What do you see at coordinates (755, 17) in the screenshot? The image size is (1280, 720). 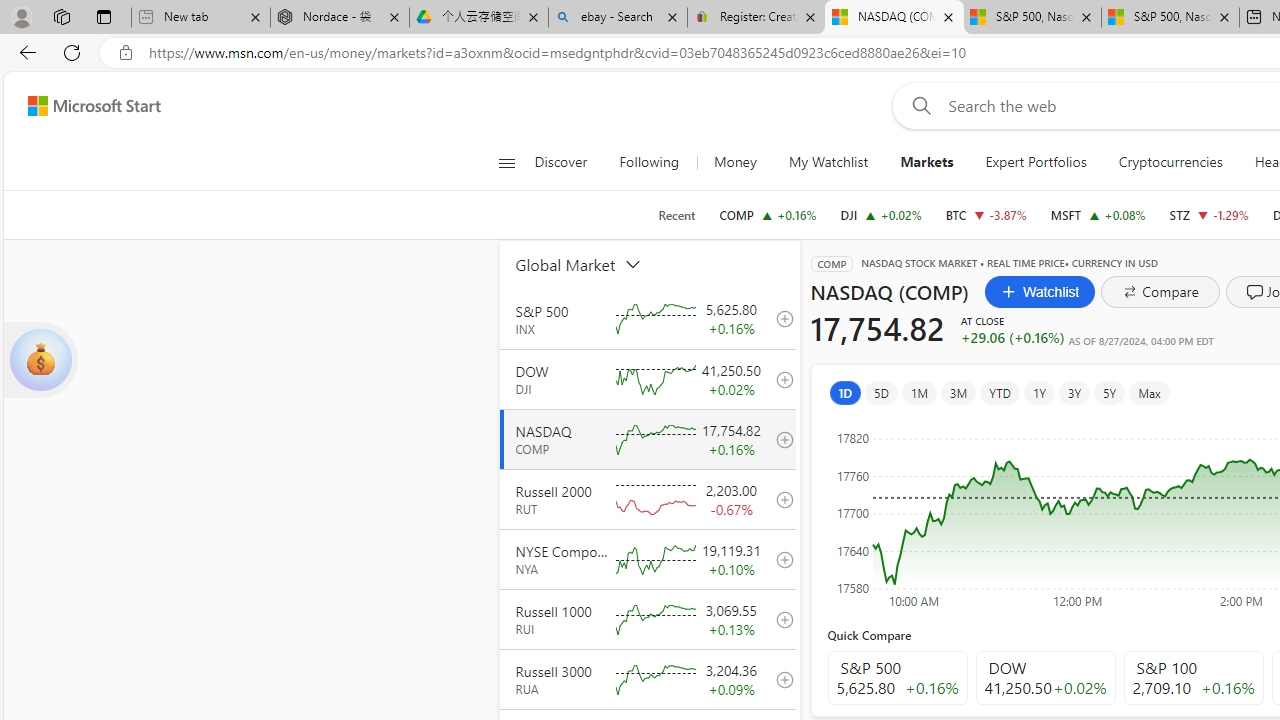 I see `'Register: Create a personal eBay account'` at bounding box center [755, 17].